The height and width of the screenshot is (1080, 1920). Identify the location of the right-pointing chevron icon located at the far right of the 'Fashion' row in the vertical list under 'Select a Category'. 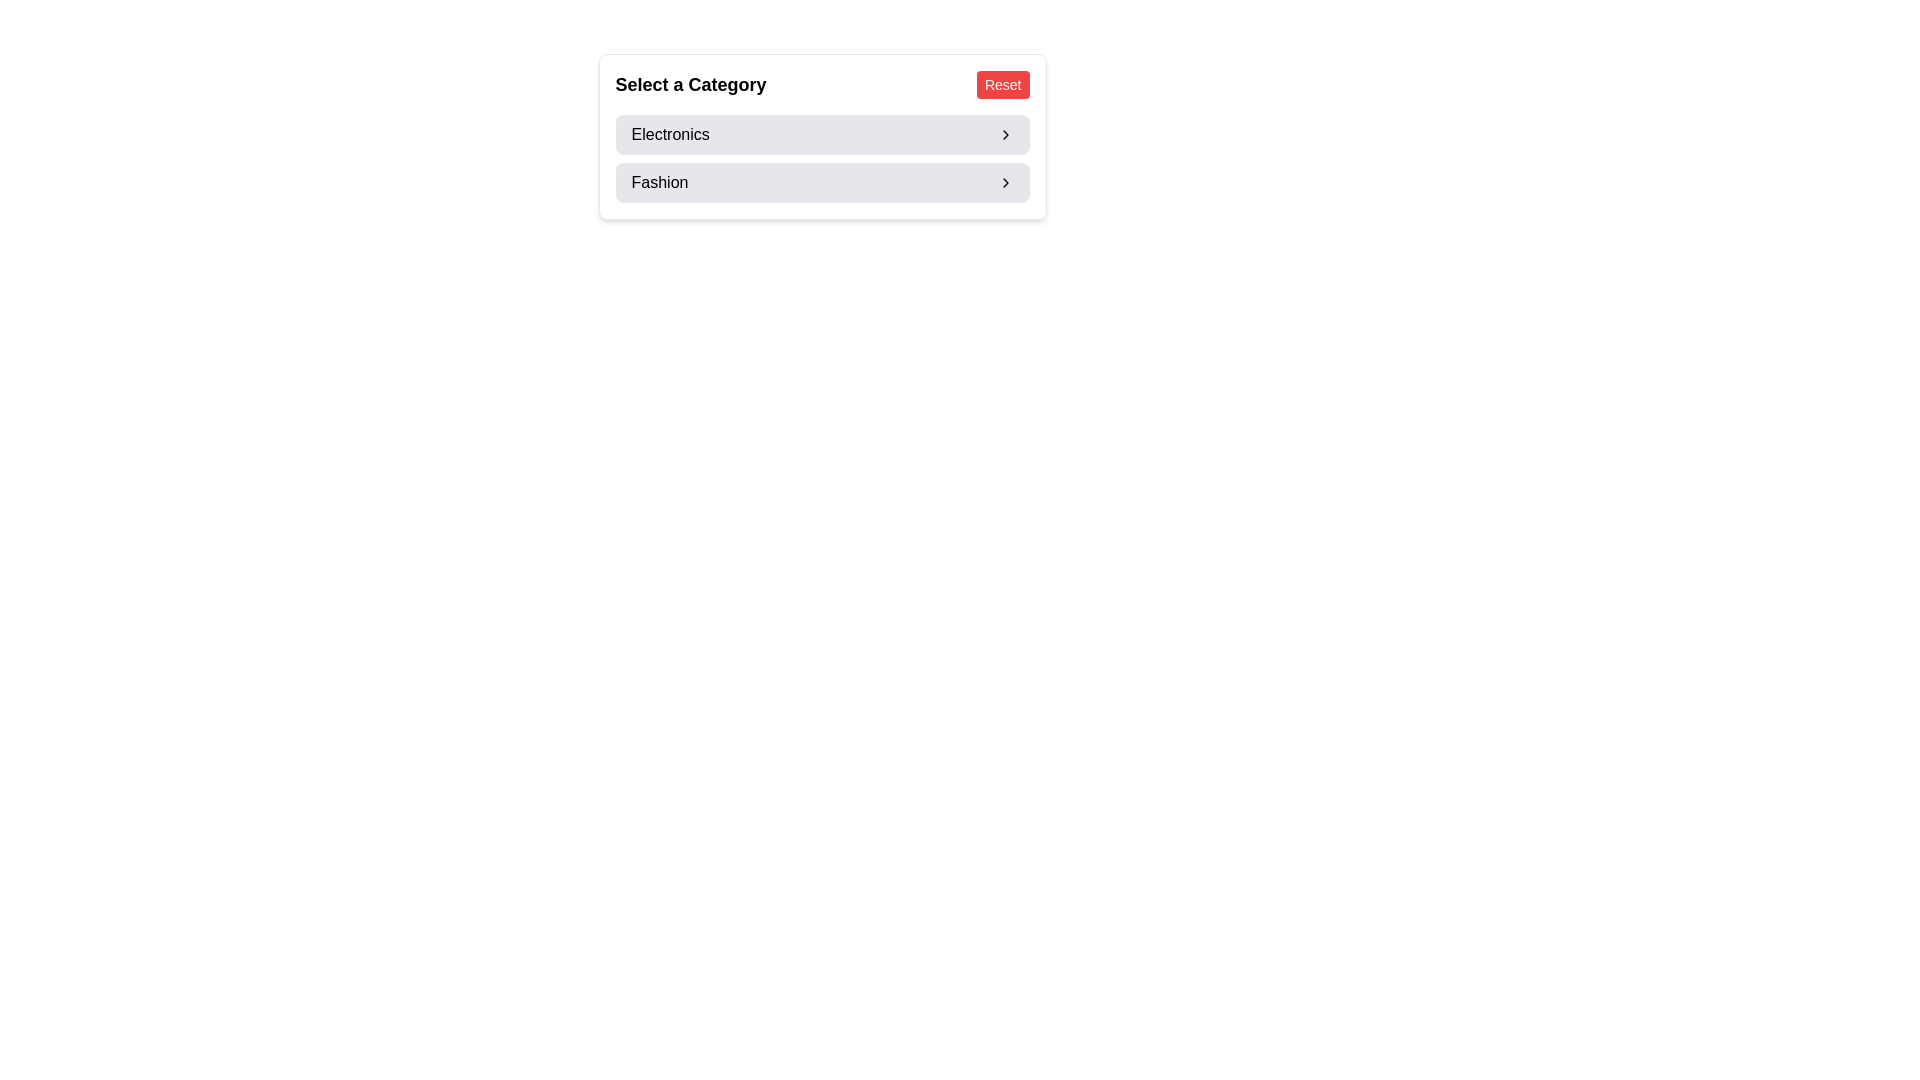
(1005, 182).